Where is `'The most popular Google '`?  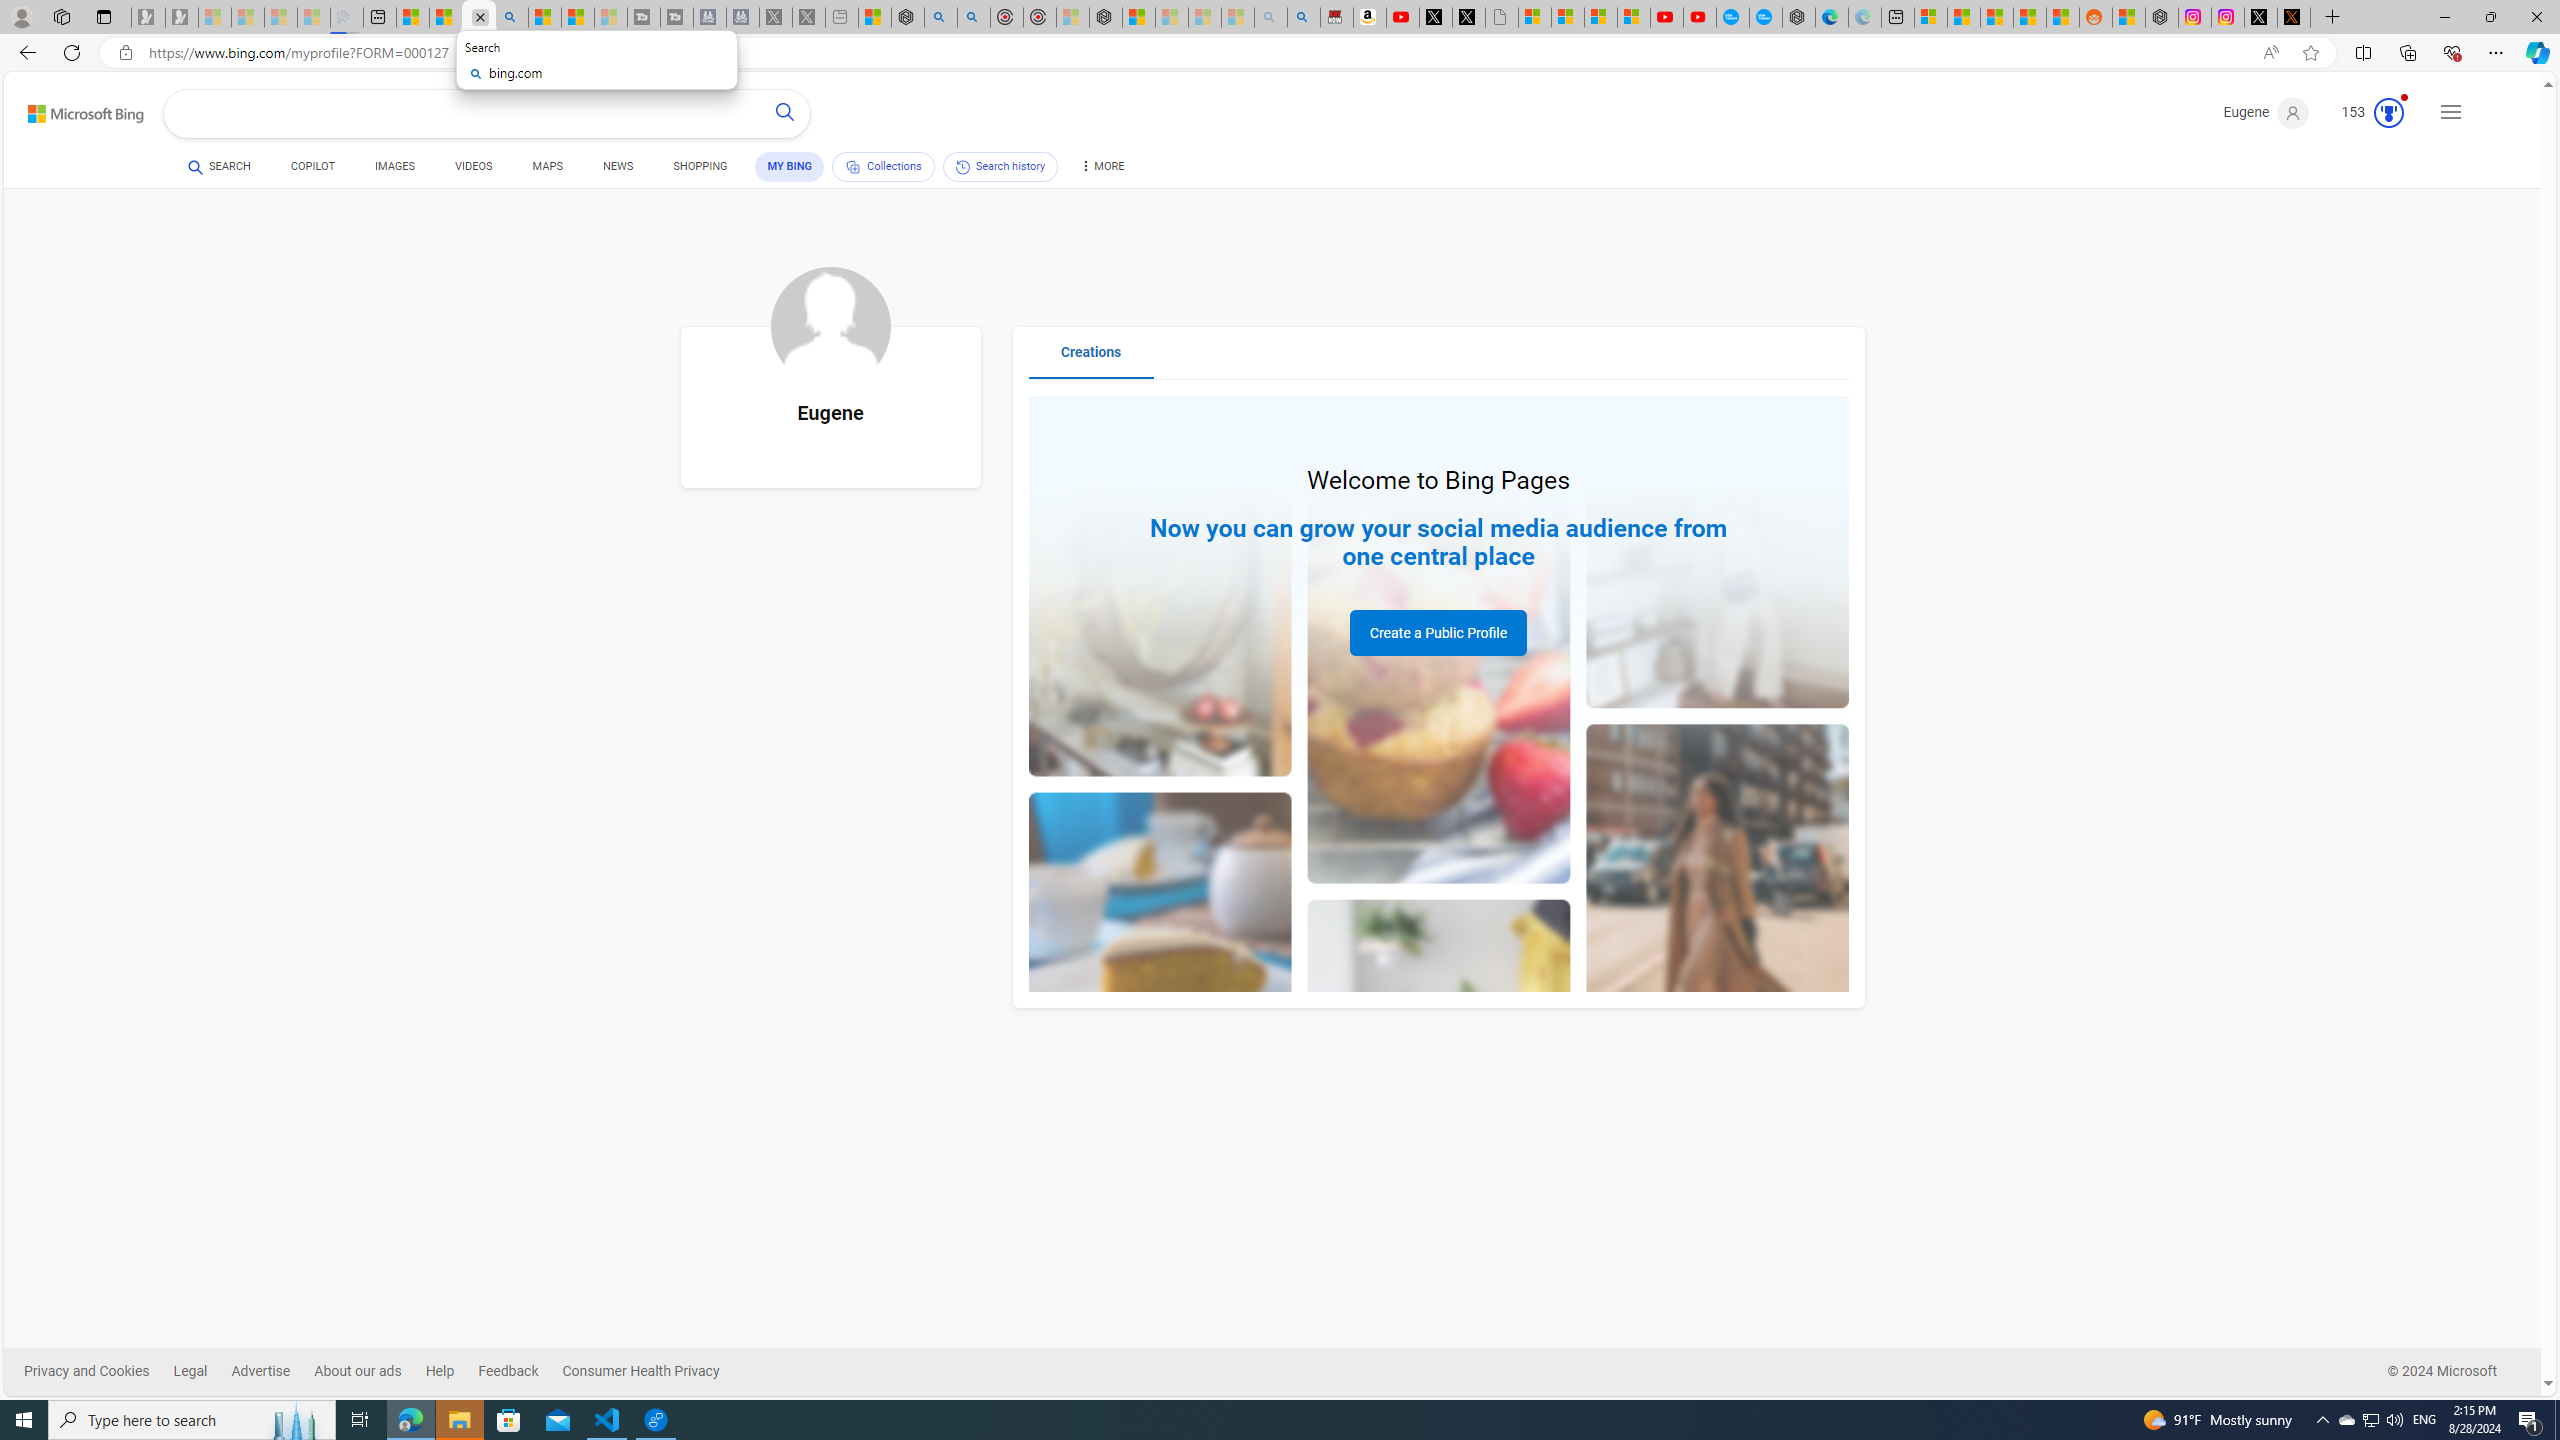
'The most popular Google ' is located at coordinates (1765, 16).